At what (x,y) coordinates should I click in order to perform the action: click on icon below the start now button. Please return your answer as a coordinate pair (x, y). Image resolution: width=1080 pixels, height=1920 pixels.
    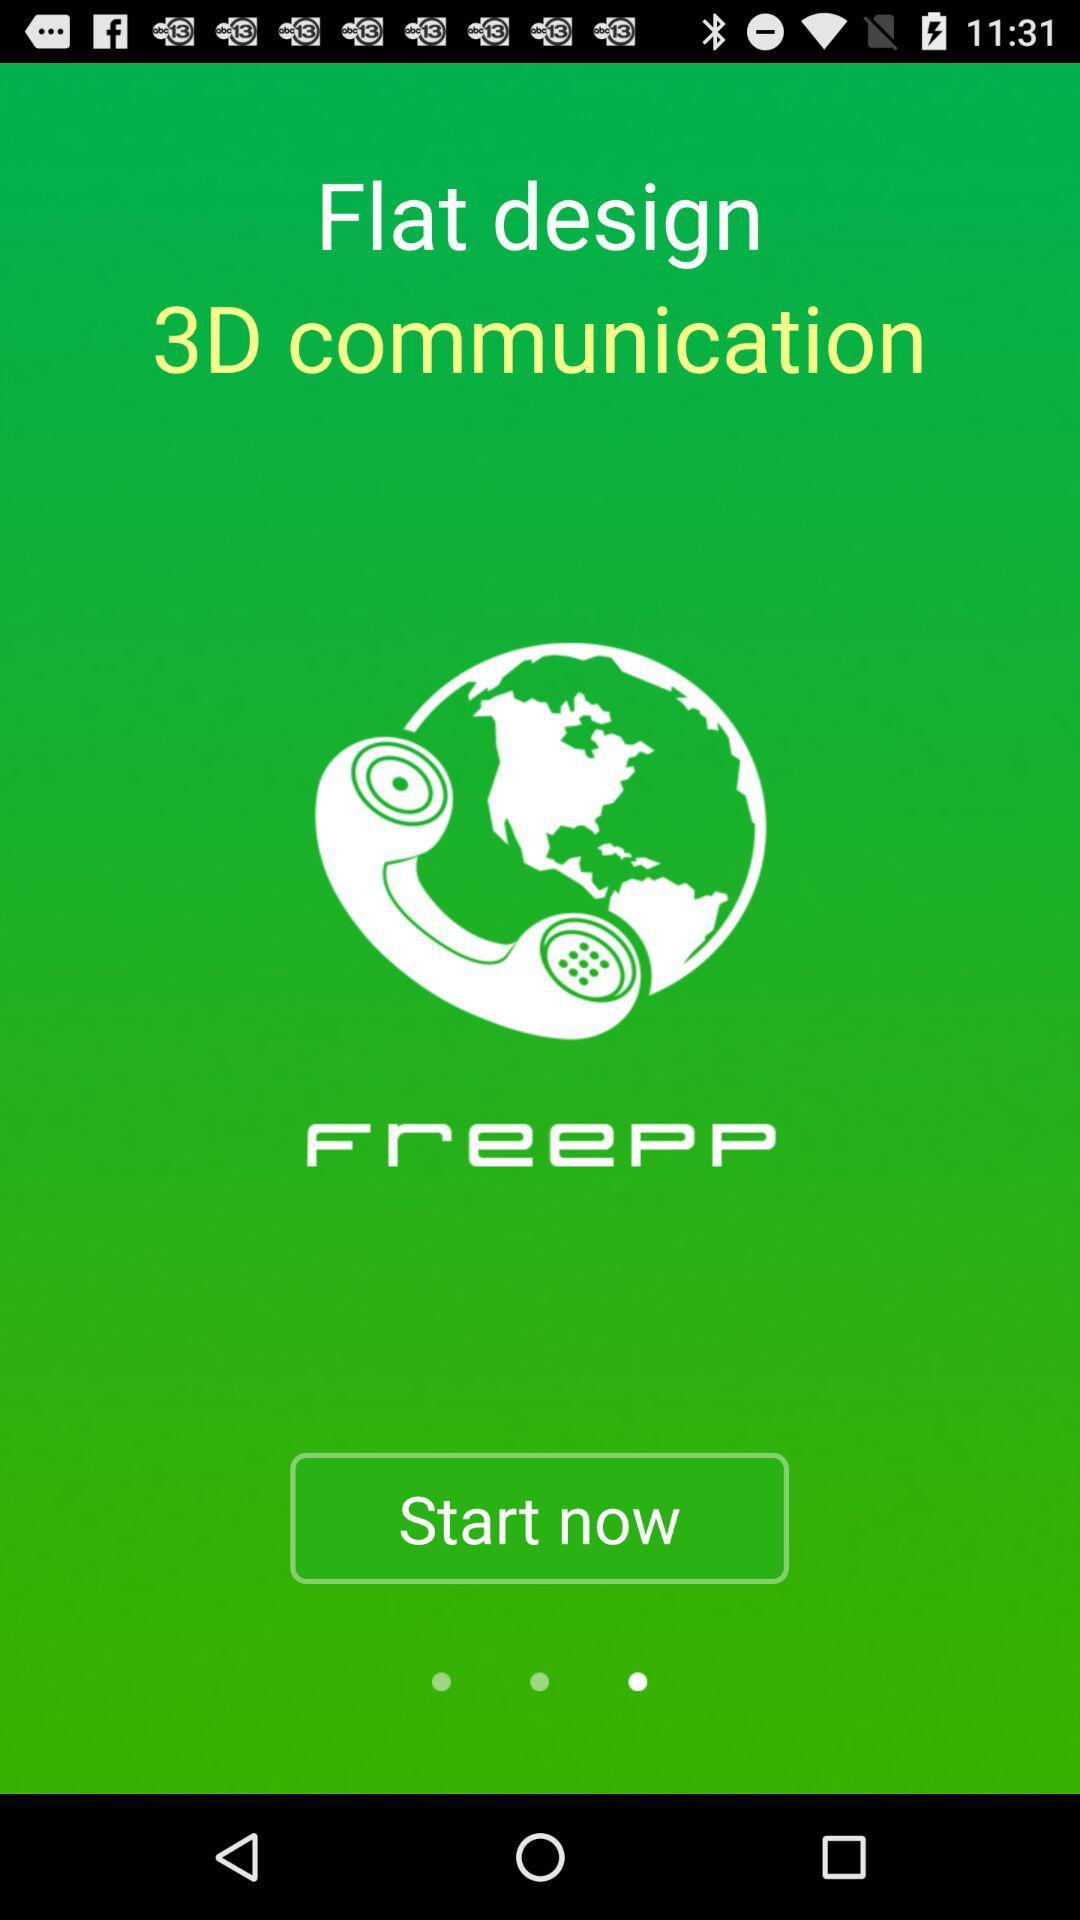
    Looking at the image, I should click on (538, 1680).